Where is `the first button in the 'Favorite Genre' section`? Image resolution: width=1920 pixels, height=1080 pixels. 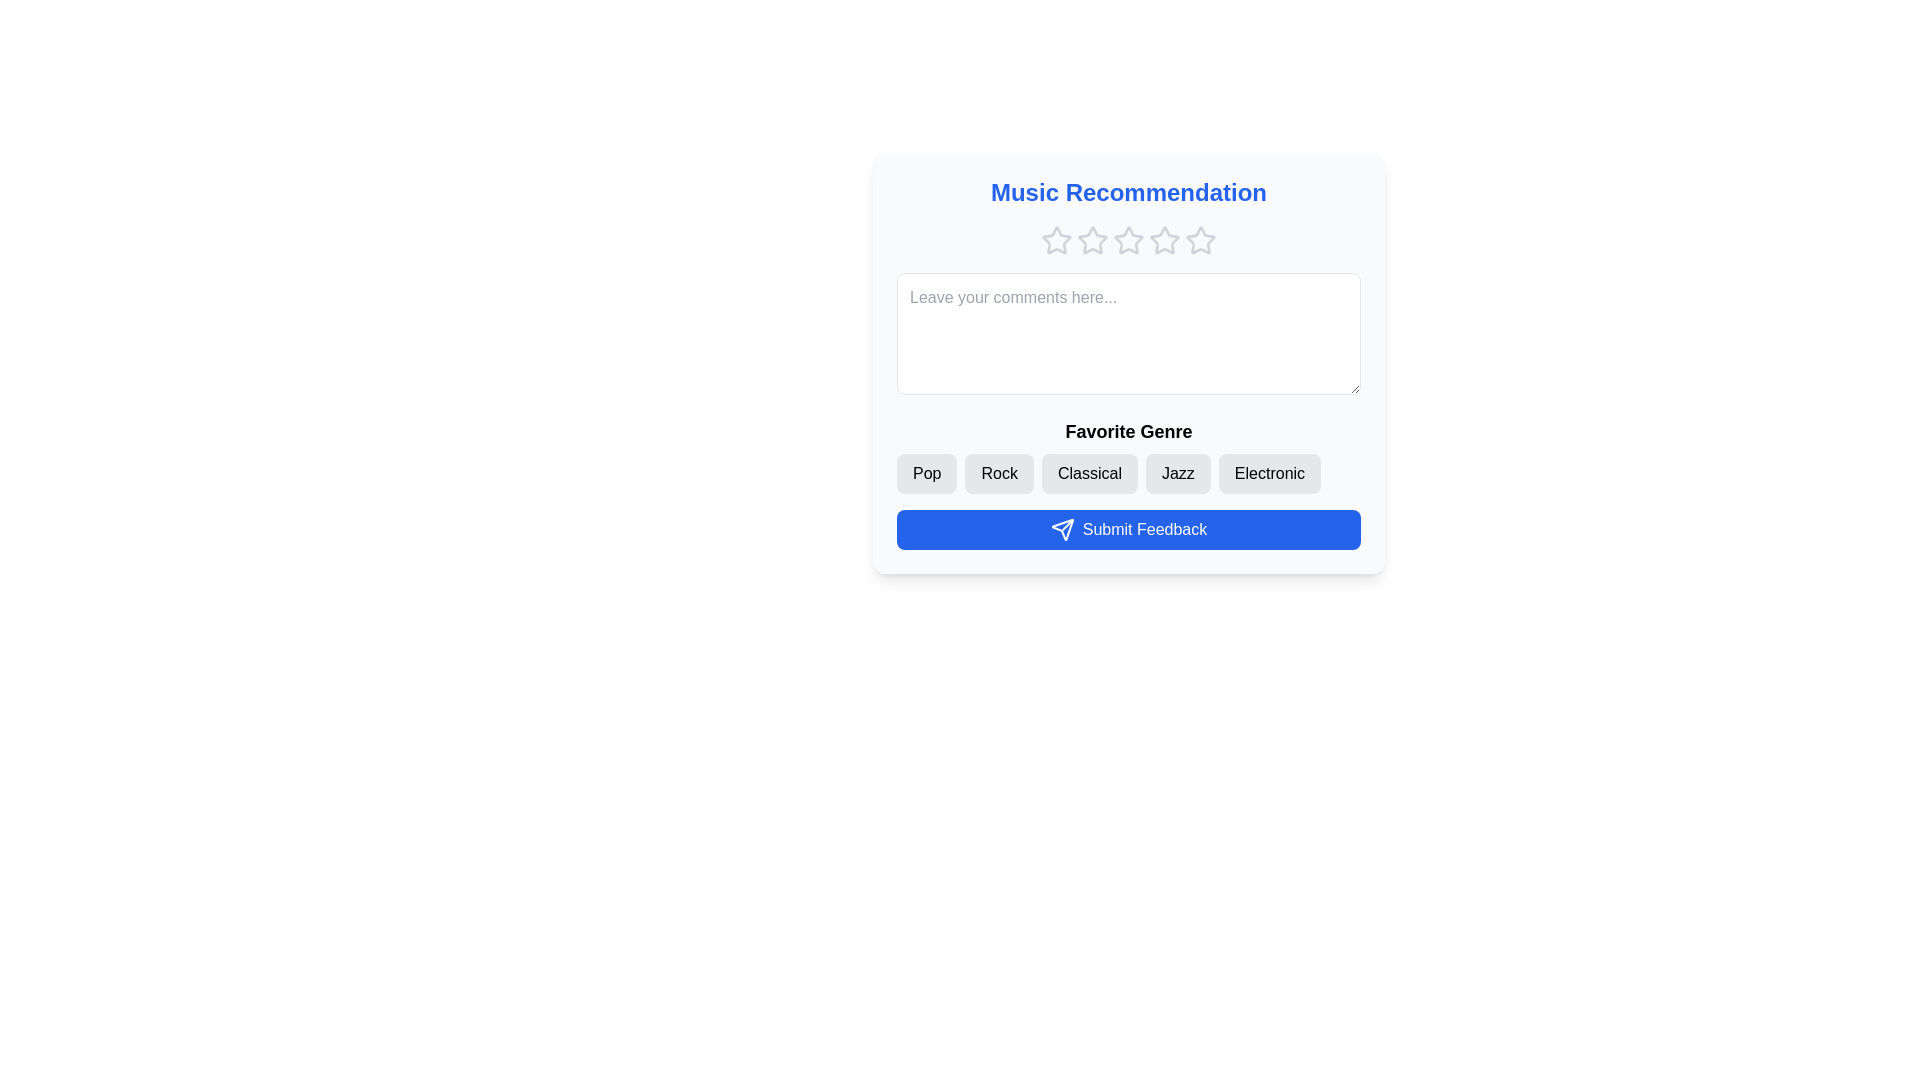
the first button in the 'Favorite Genre' section is located at coordinates (925, 474).